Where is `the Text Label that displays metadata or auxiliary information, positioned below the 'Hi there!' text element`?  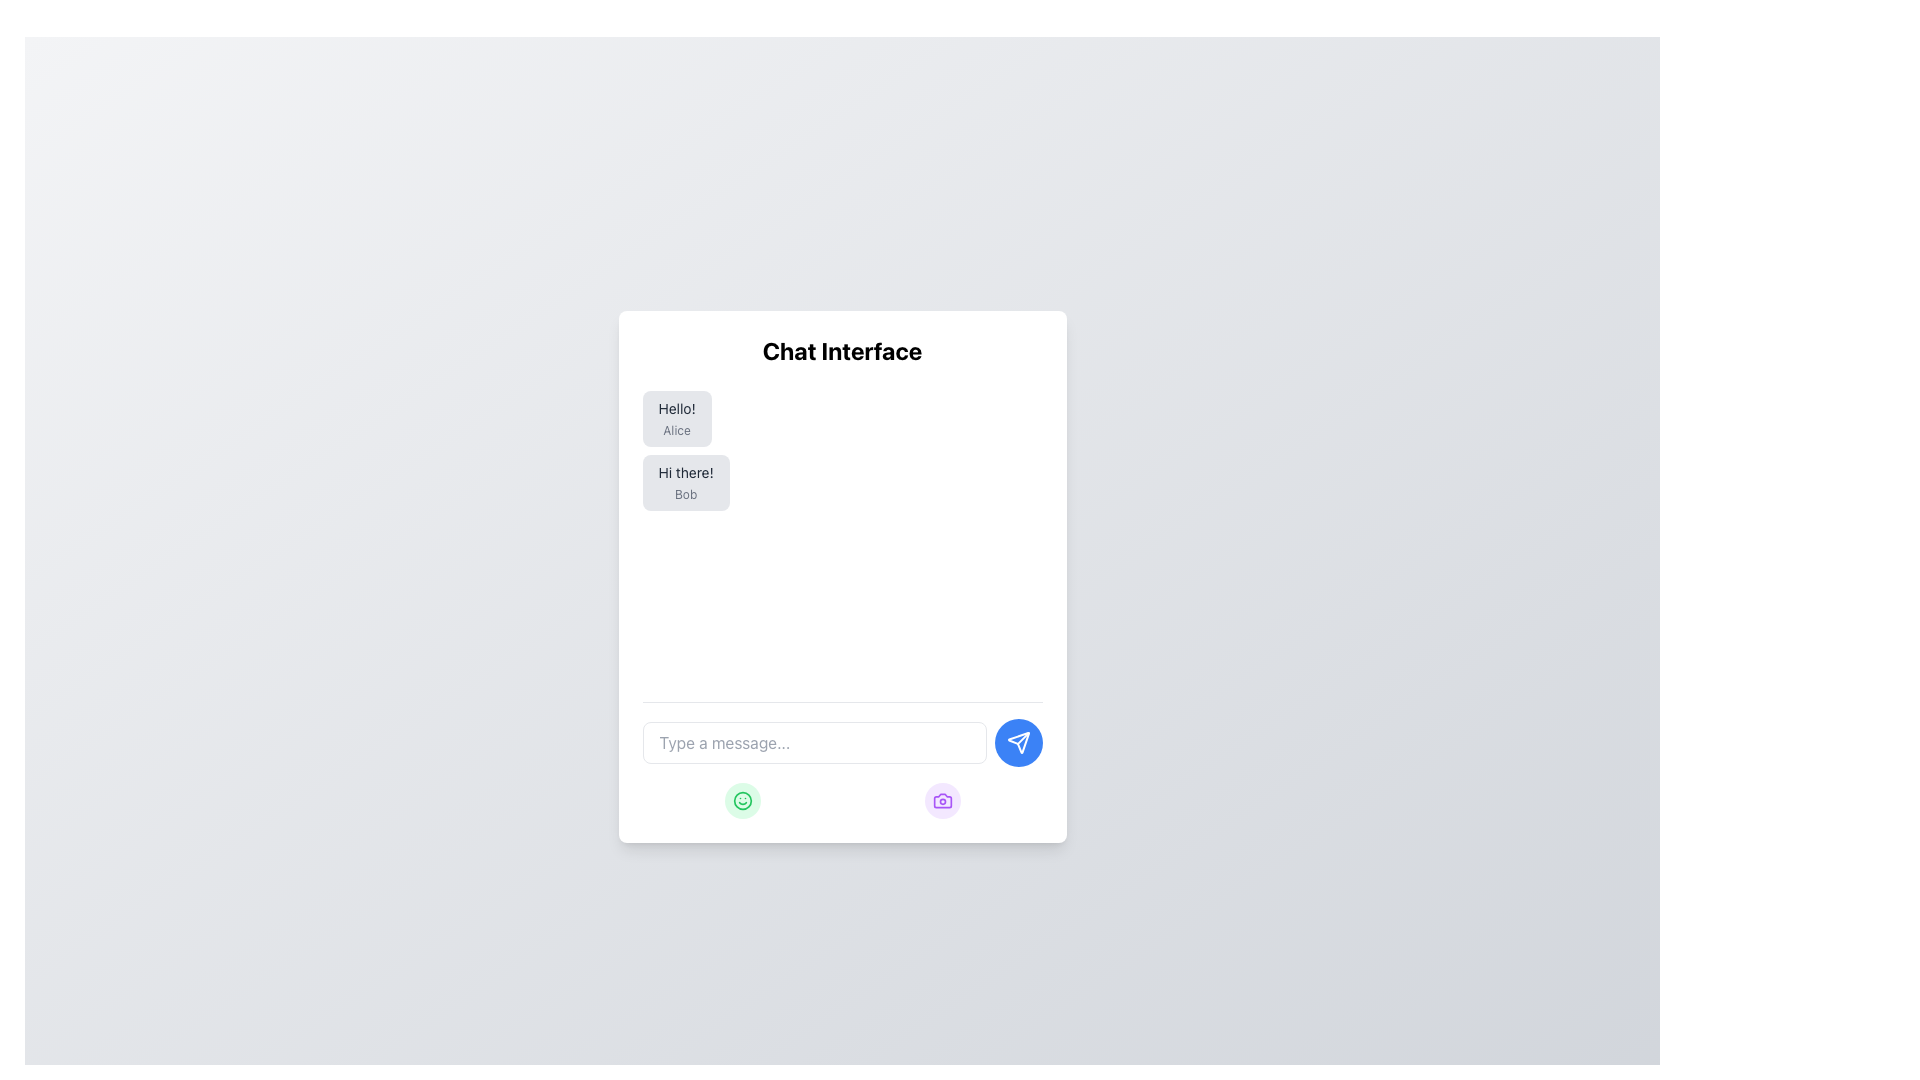 the Text Label that displays metadata or auxiliary information, positioned below the 'Hi there!' text element is located at coordinates (686, 494).